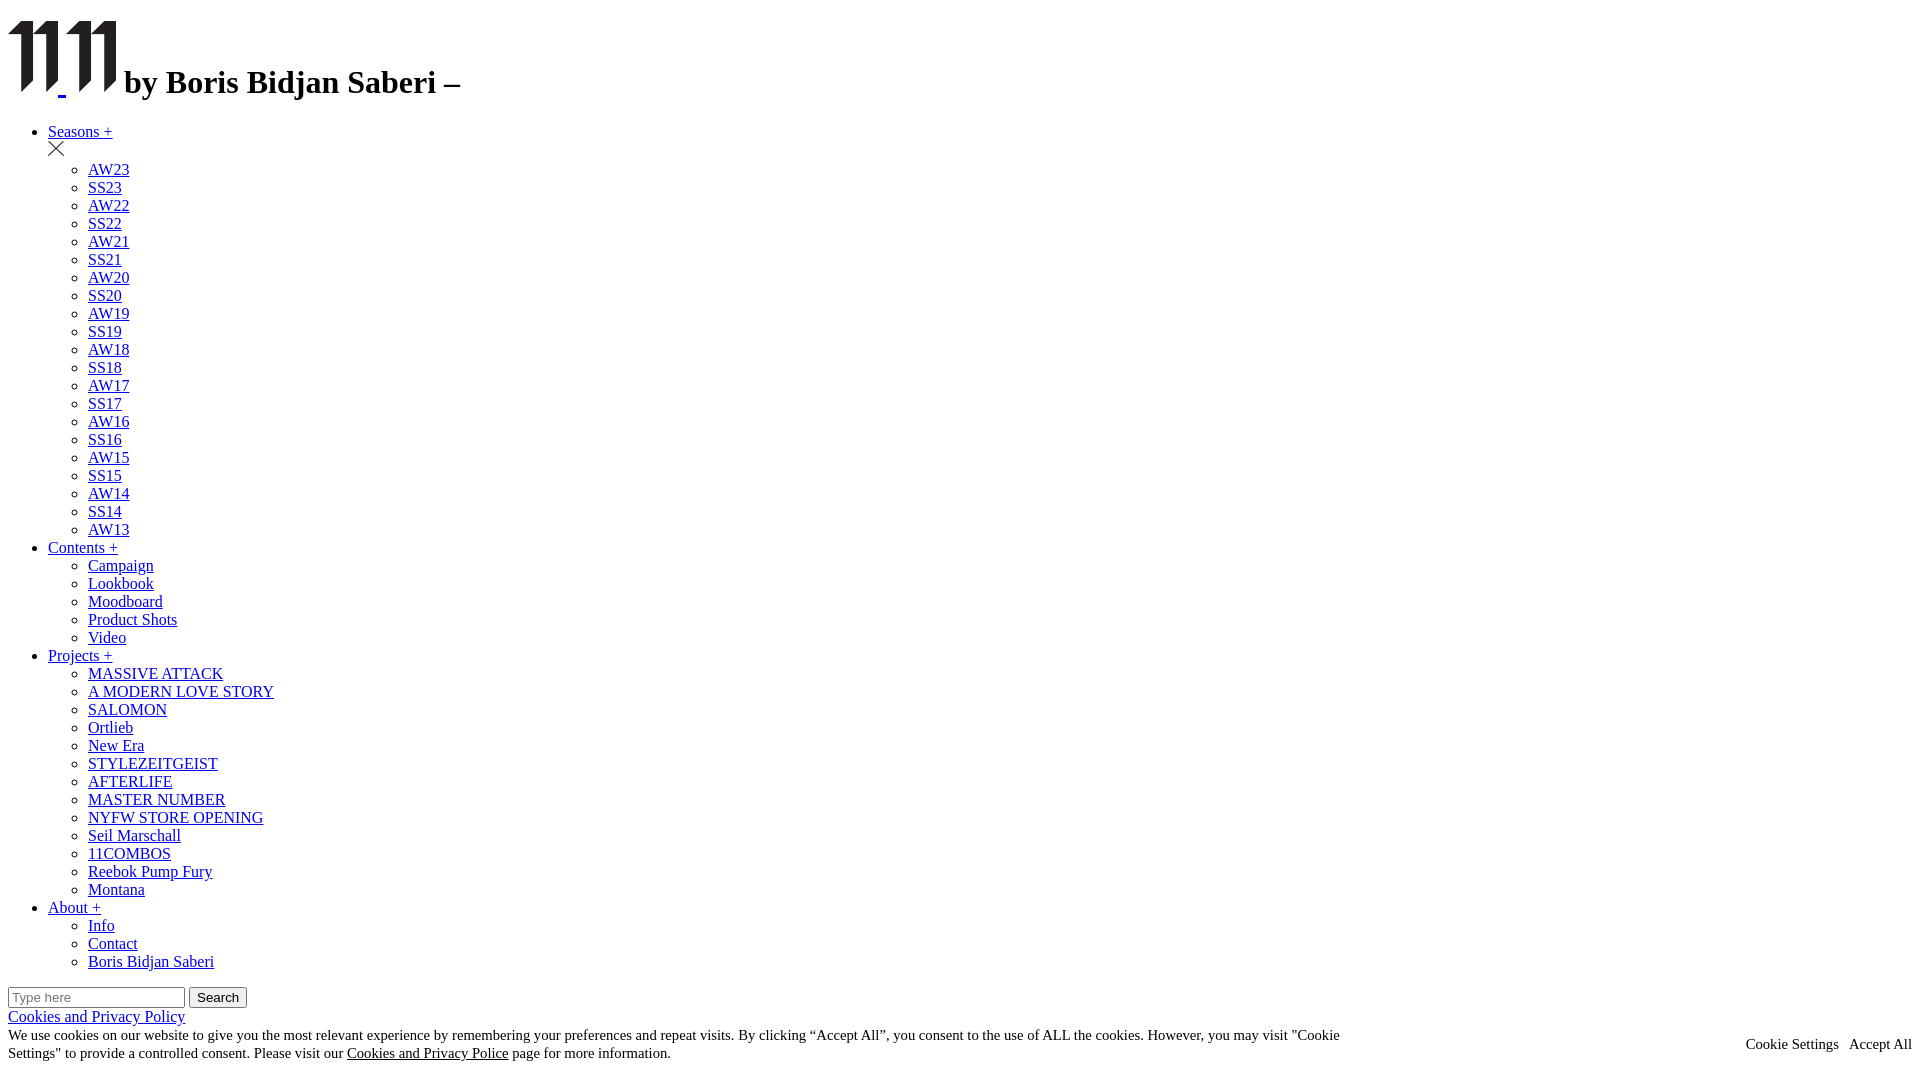 This screenshot has height=1080, width=1920. What do you see at coordinates (217, 997) in the screenshot?
I see `'Search'` at bounding box center [217, 997].